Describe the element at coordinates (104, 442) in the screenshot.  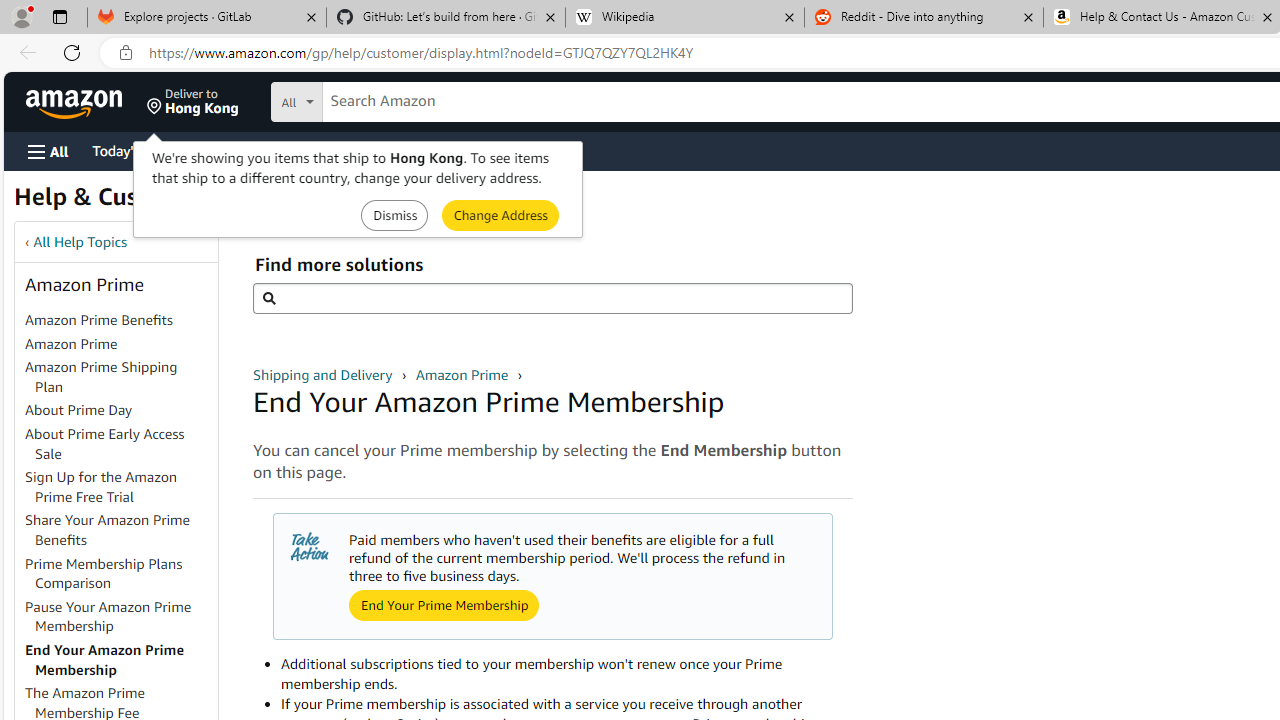
I see `'About Prime Early Access Sale'` at that location.